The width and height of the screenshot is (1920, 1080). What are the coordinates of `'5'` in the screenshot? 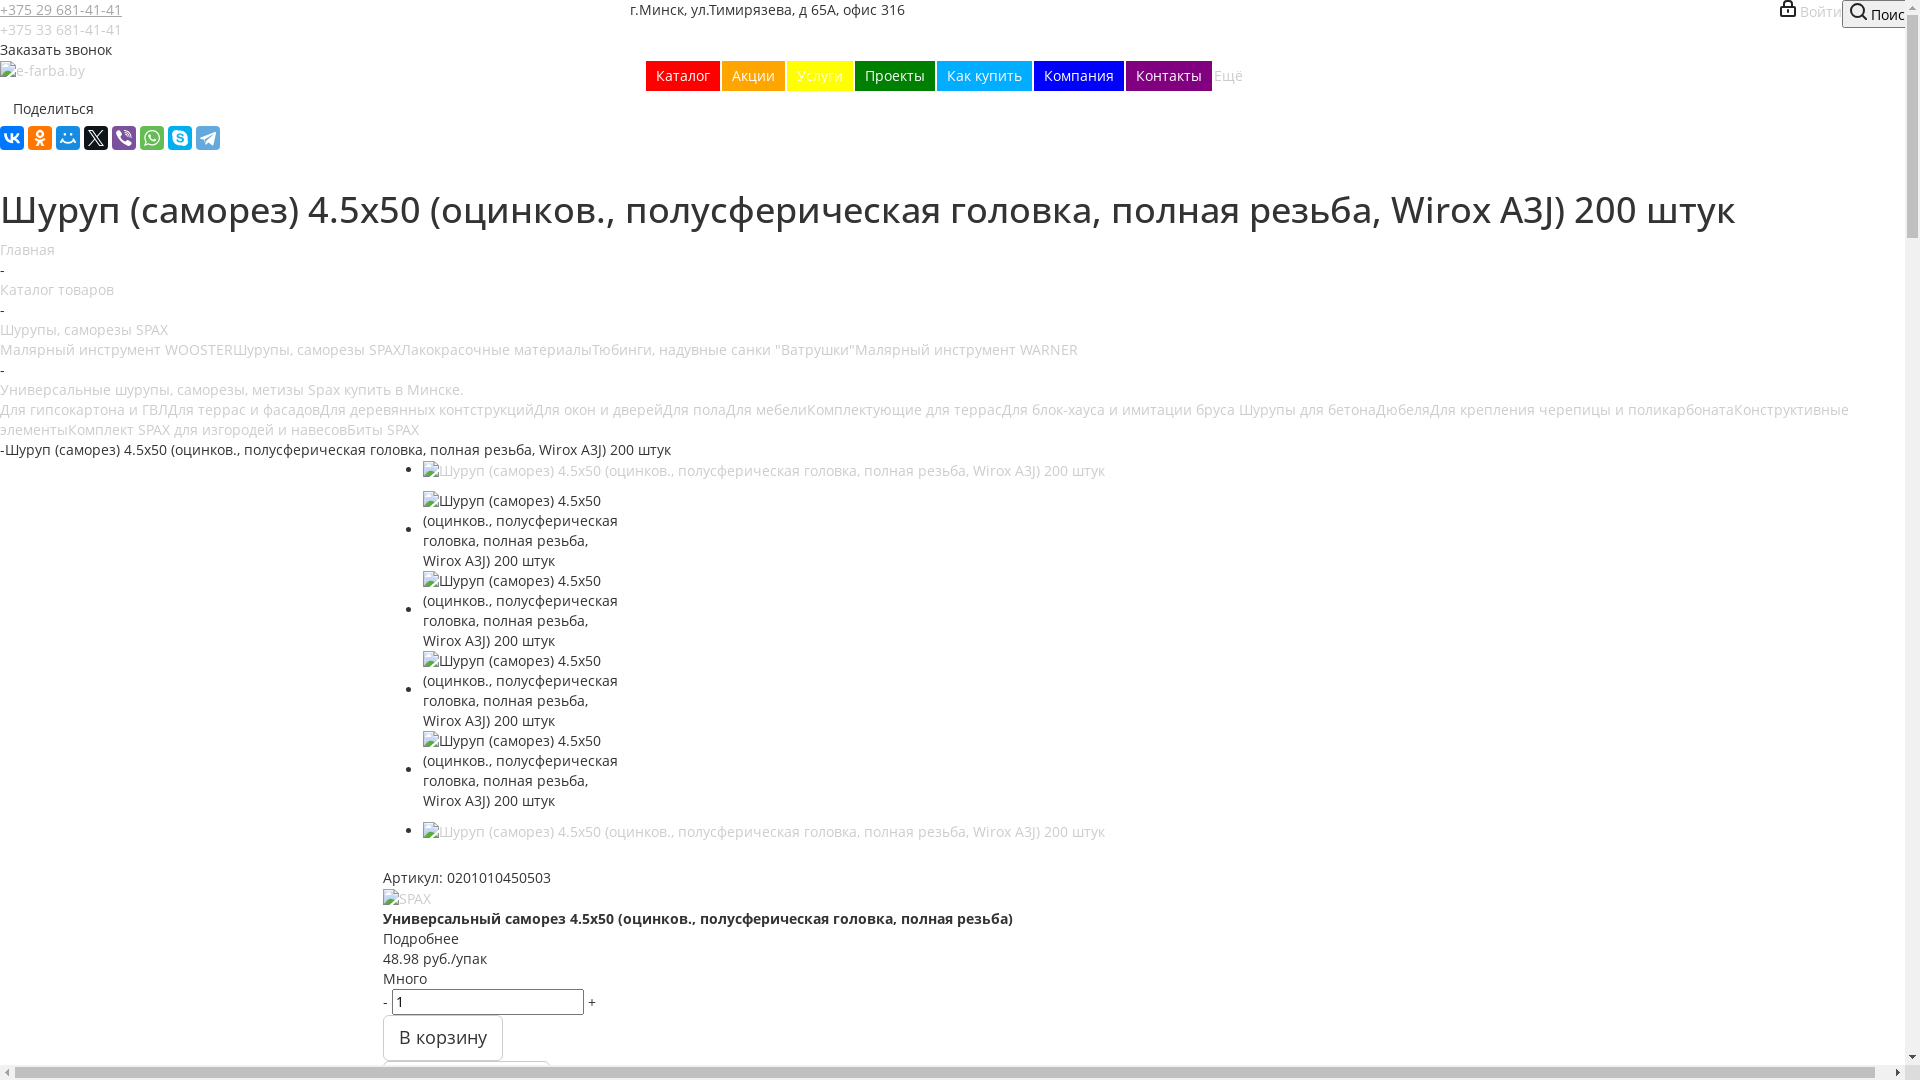 It's located at (466, 859).